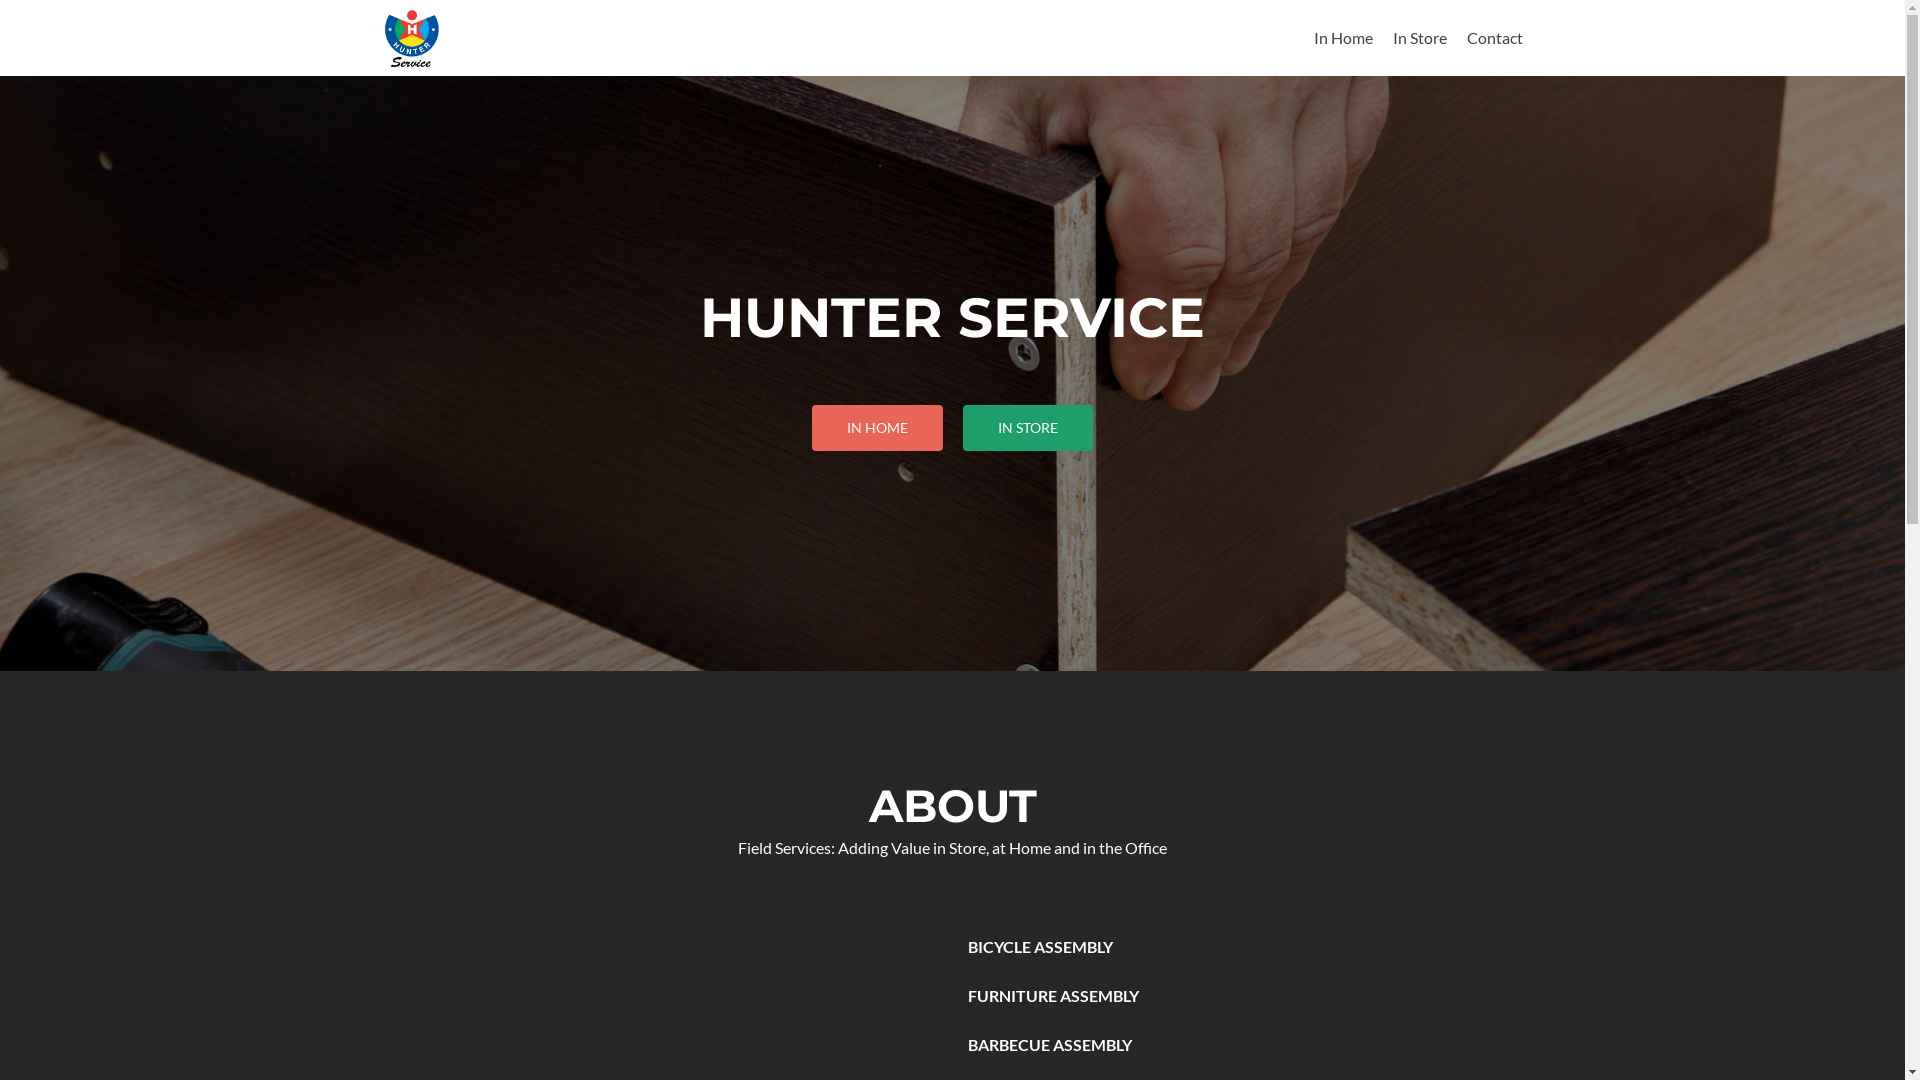 This screenshot has width=1920, height=1080. What do you see at coordinates (1493, 37) in the screenshot?
I see `'Contact'` at bounding box center [1493, 37].